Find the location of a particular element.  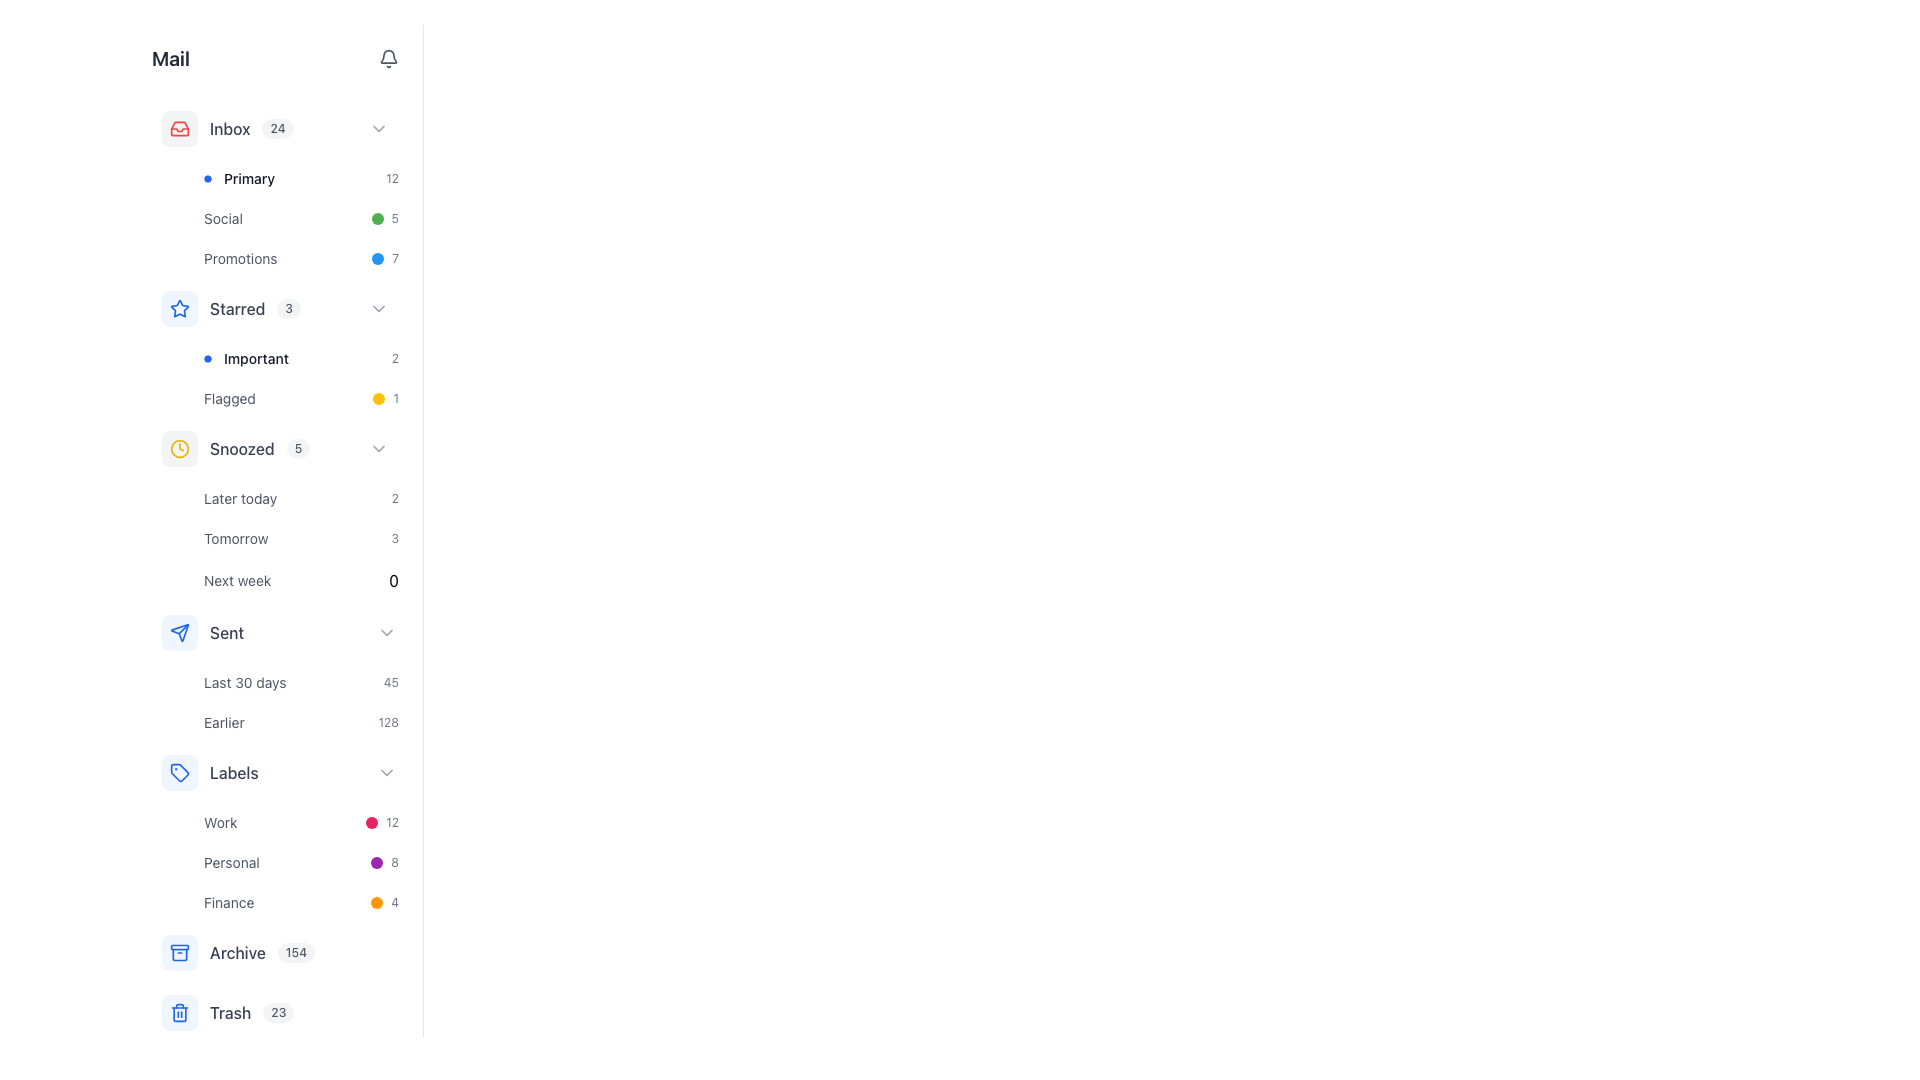

the interactive chevron icon styled as a right-facing arrow in the 'Snoozed' section of the mail sidebar is located at coordinates (379, 447).